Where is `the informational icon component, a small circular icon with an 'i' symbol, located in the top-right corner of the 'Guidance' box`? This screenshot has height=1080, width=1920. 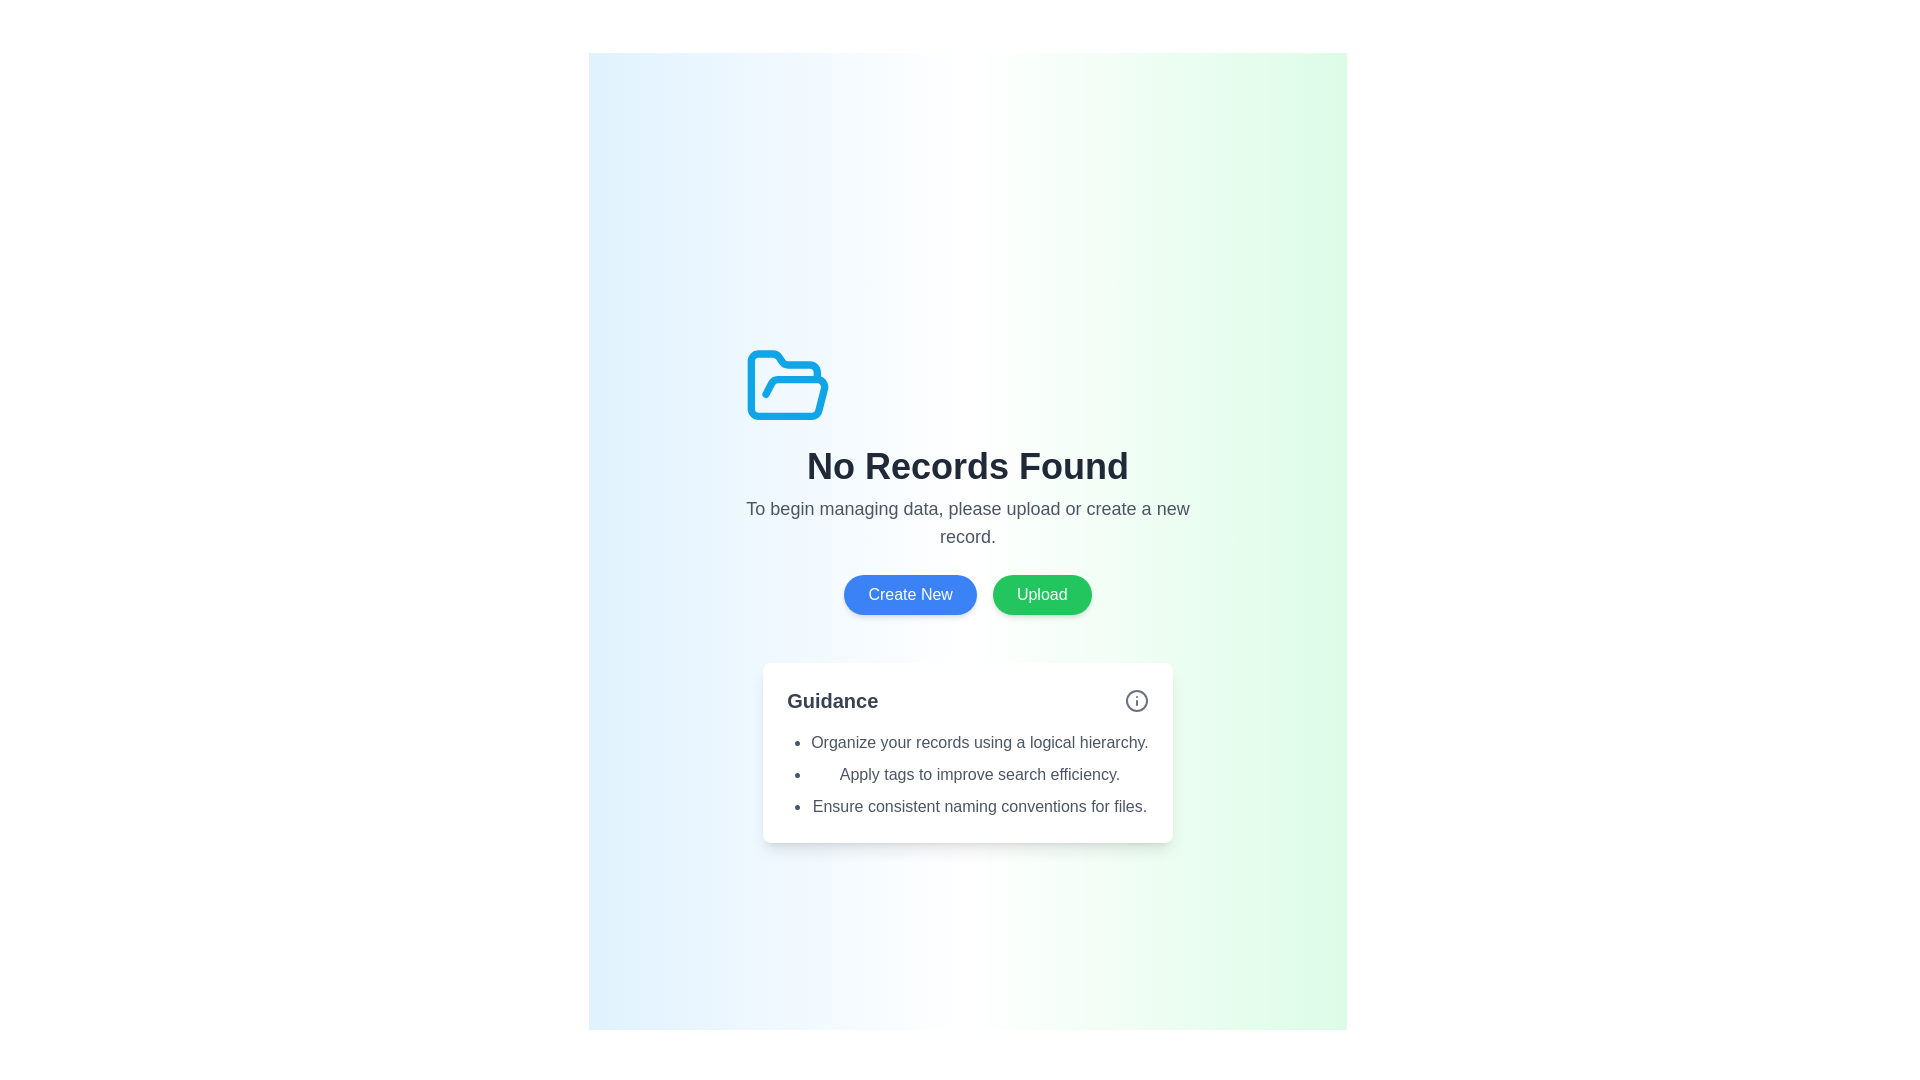
the informational icon component, a small circular icon with an 'i' symbol, located in the top-right corner of the 'Guidance' box is located at coordinates (1136, 700).